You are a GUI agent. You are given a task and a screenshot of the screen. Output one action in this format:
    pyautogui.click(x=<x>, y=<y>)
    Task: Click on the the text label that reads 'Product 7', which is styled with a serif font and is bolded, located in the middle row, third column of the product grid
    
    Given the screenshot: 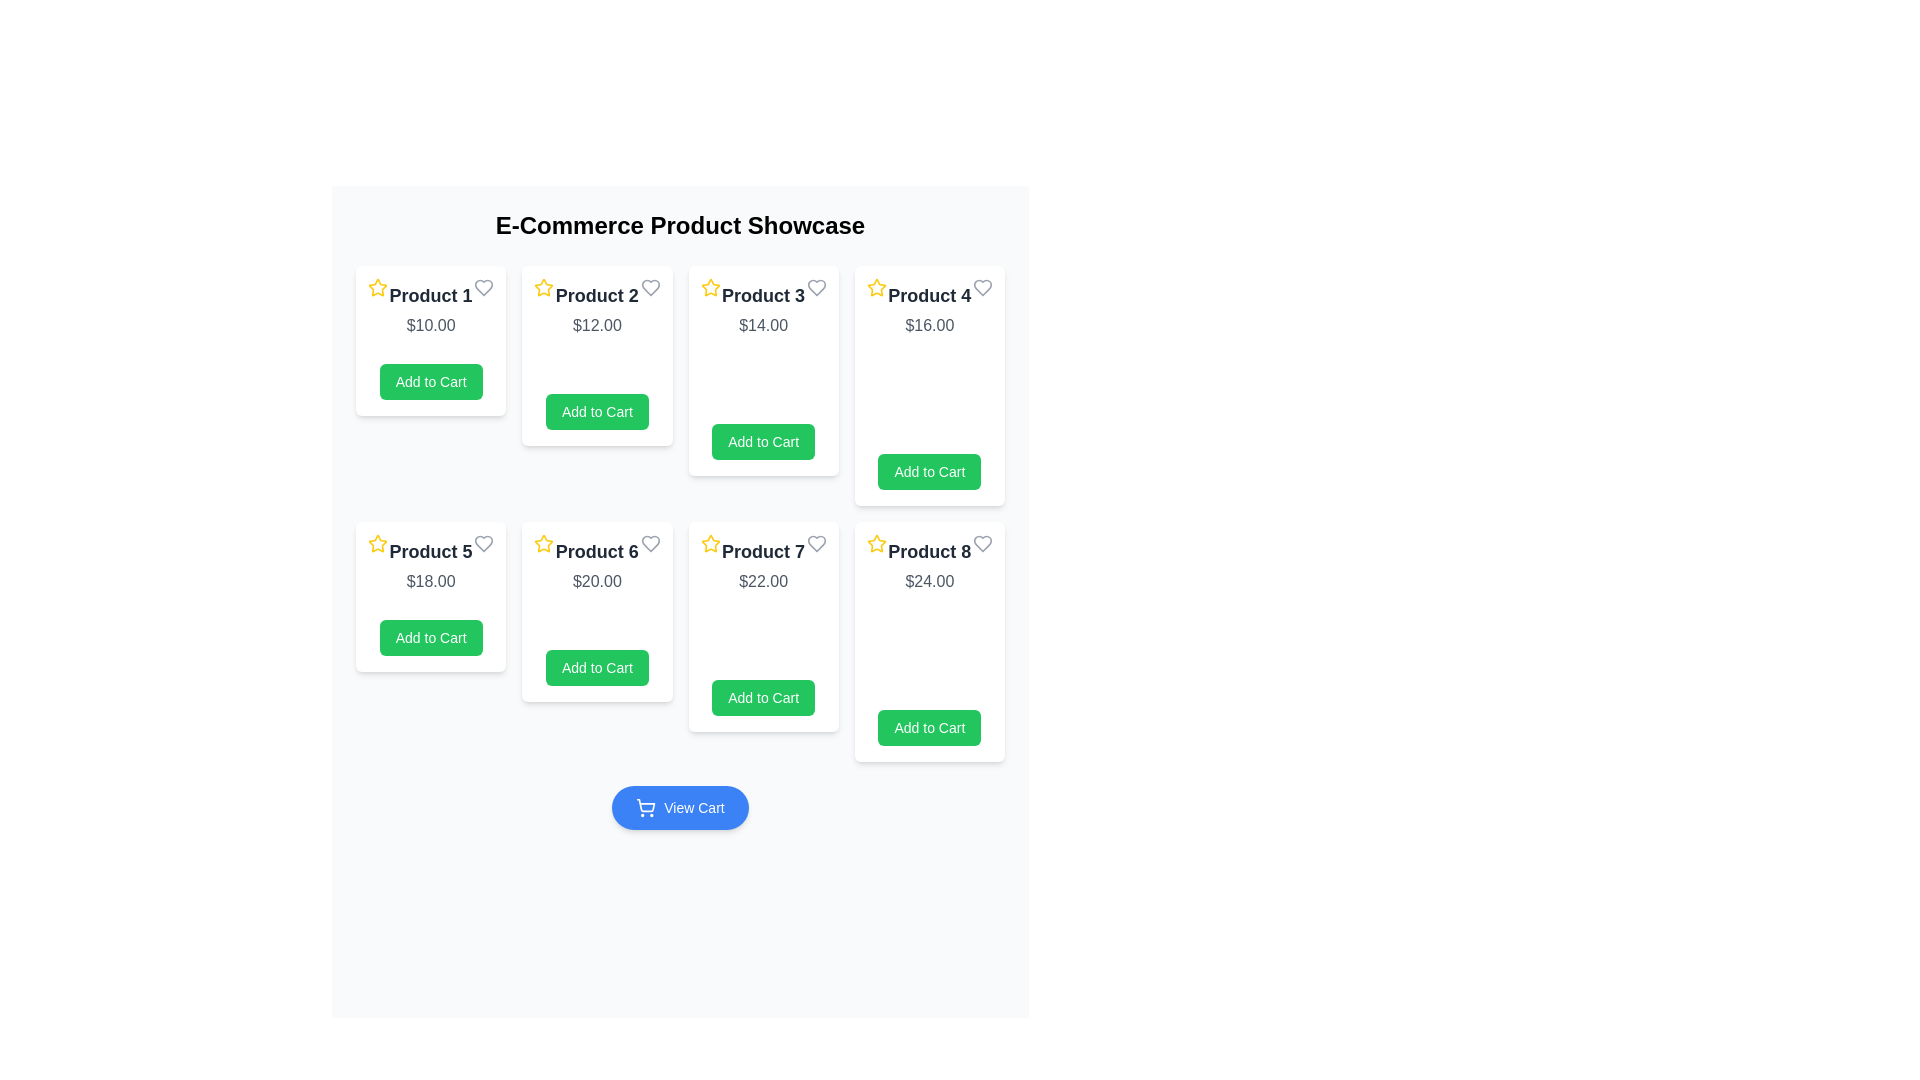 What is the action you would take?
    pyautogui.click(x=762, y=551)
    